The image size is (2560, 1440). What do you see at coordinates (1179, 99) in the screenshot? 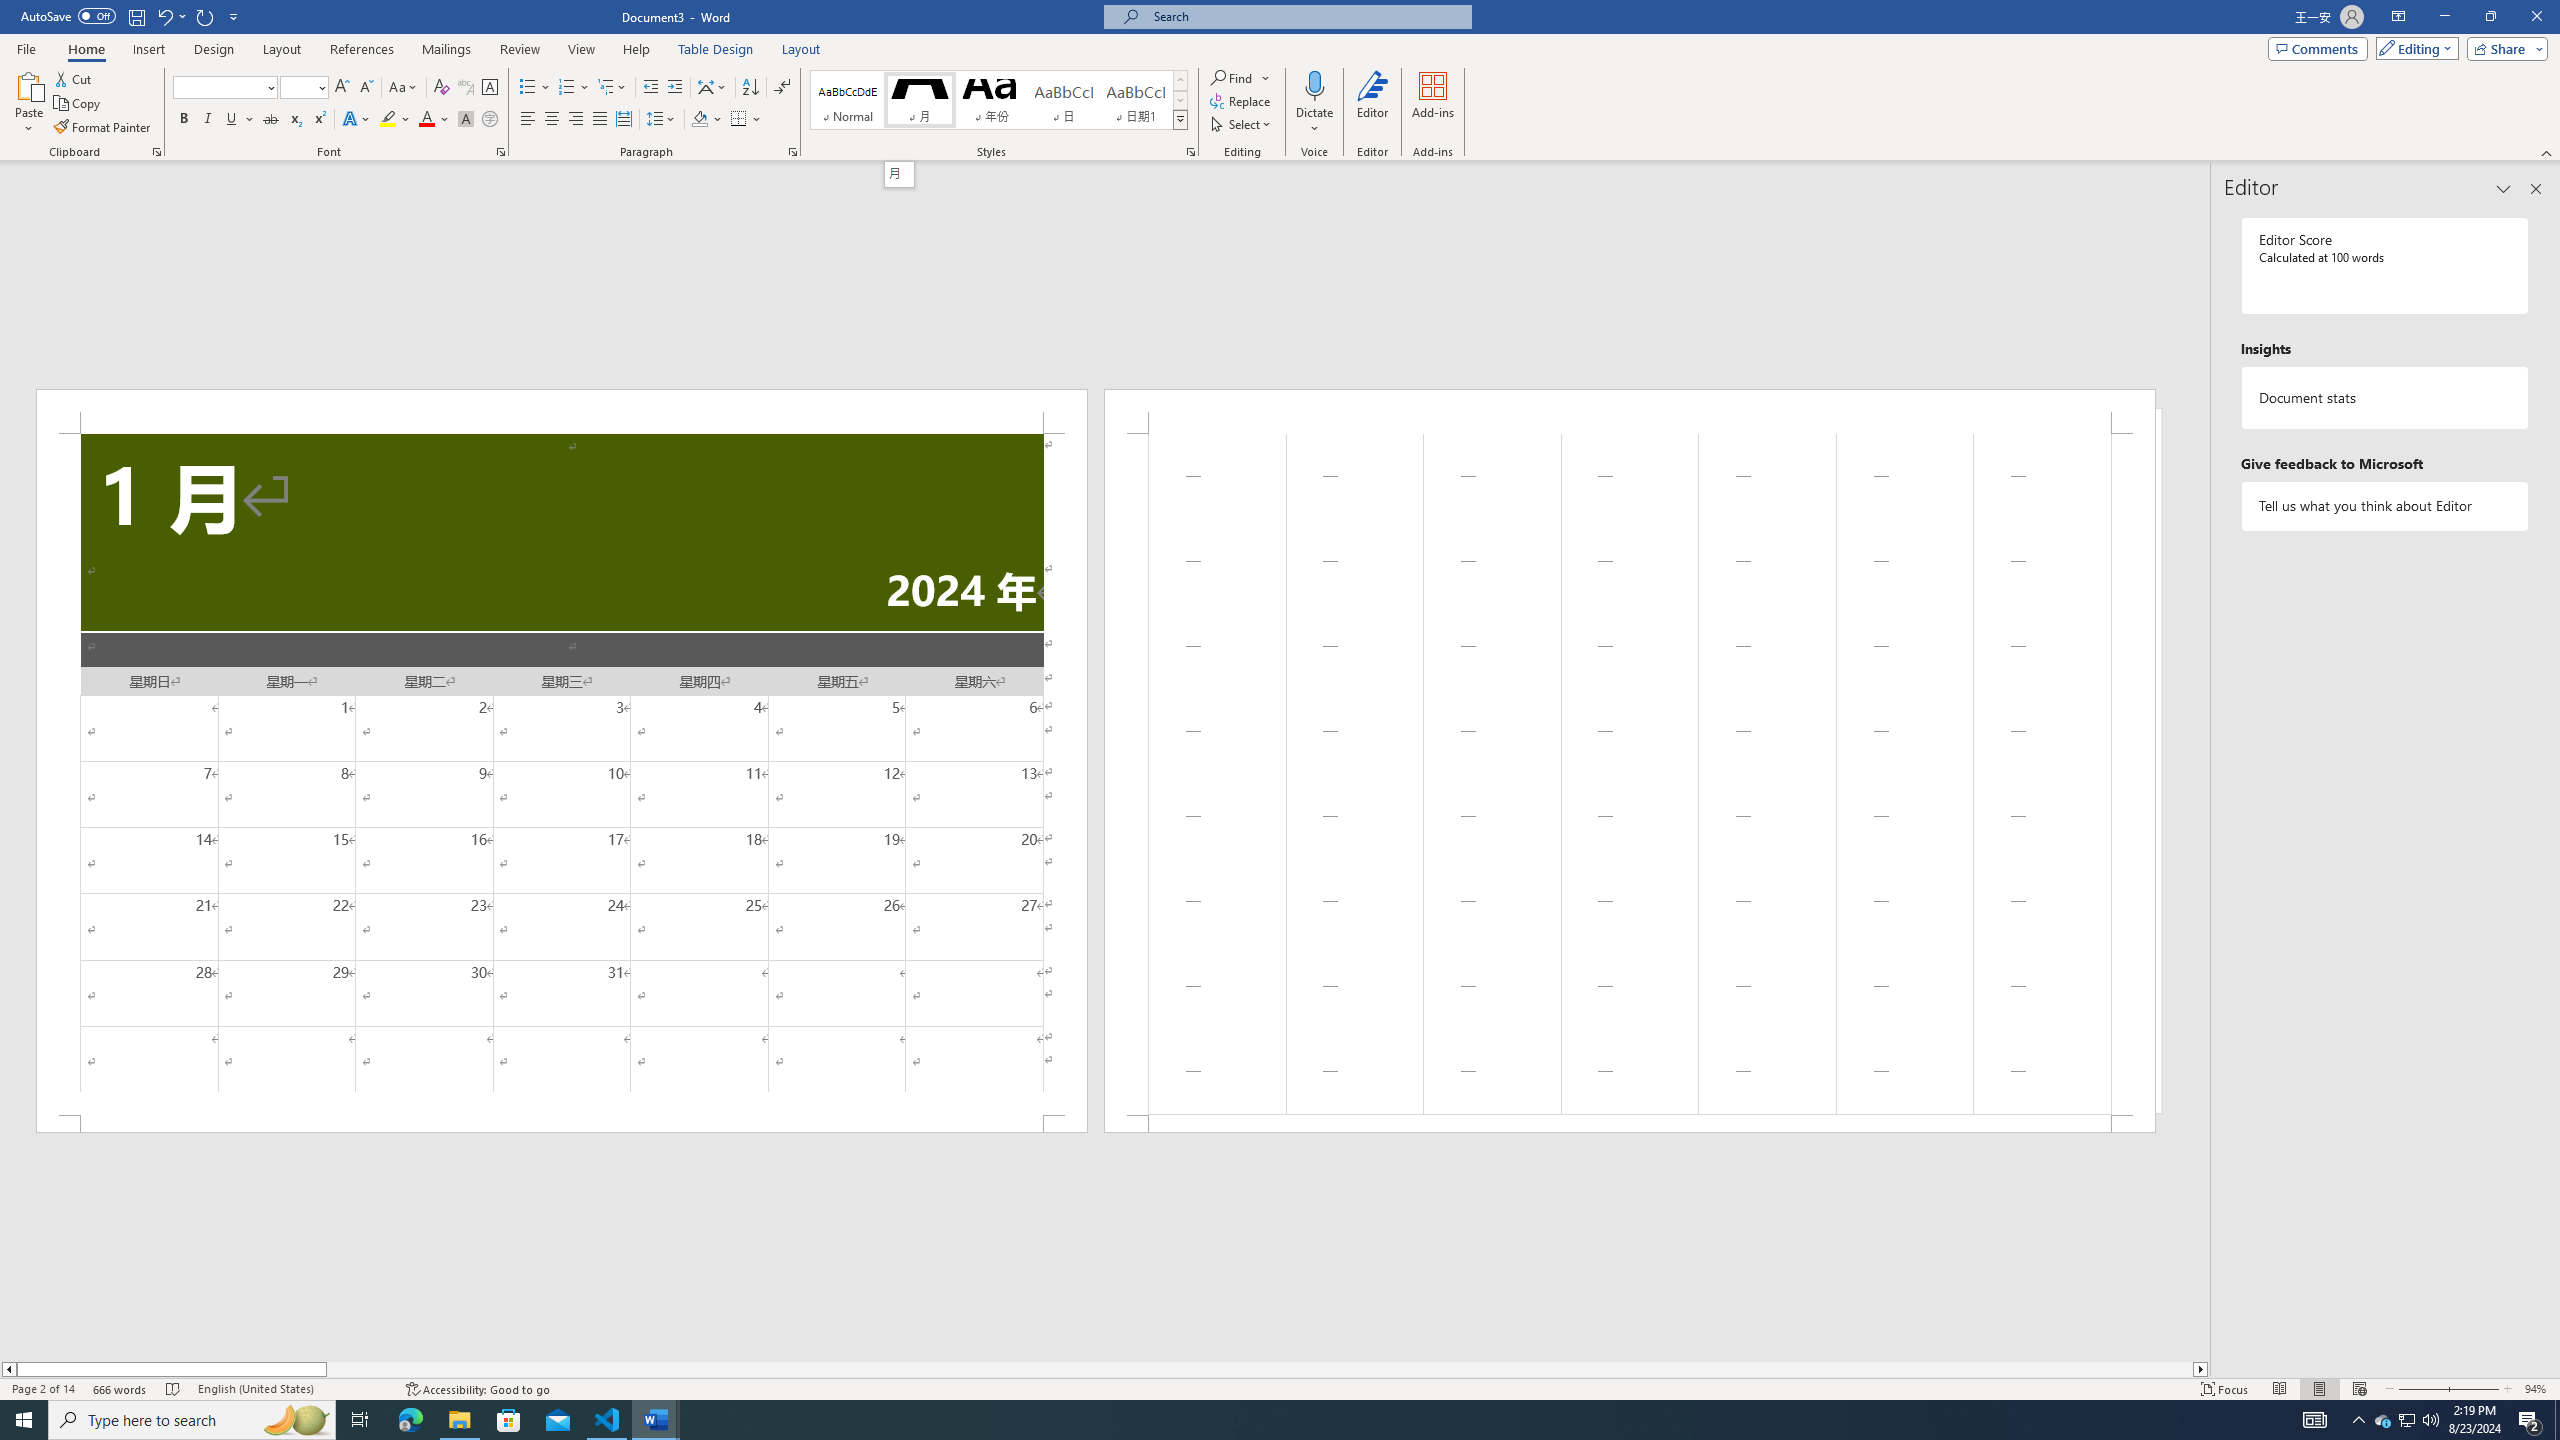
I see `'Row Down'` at bounding box center [1179, 99].